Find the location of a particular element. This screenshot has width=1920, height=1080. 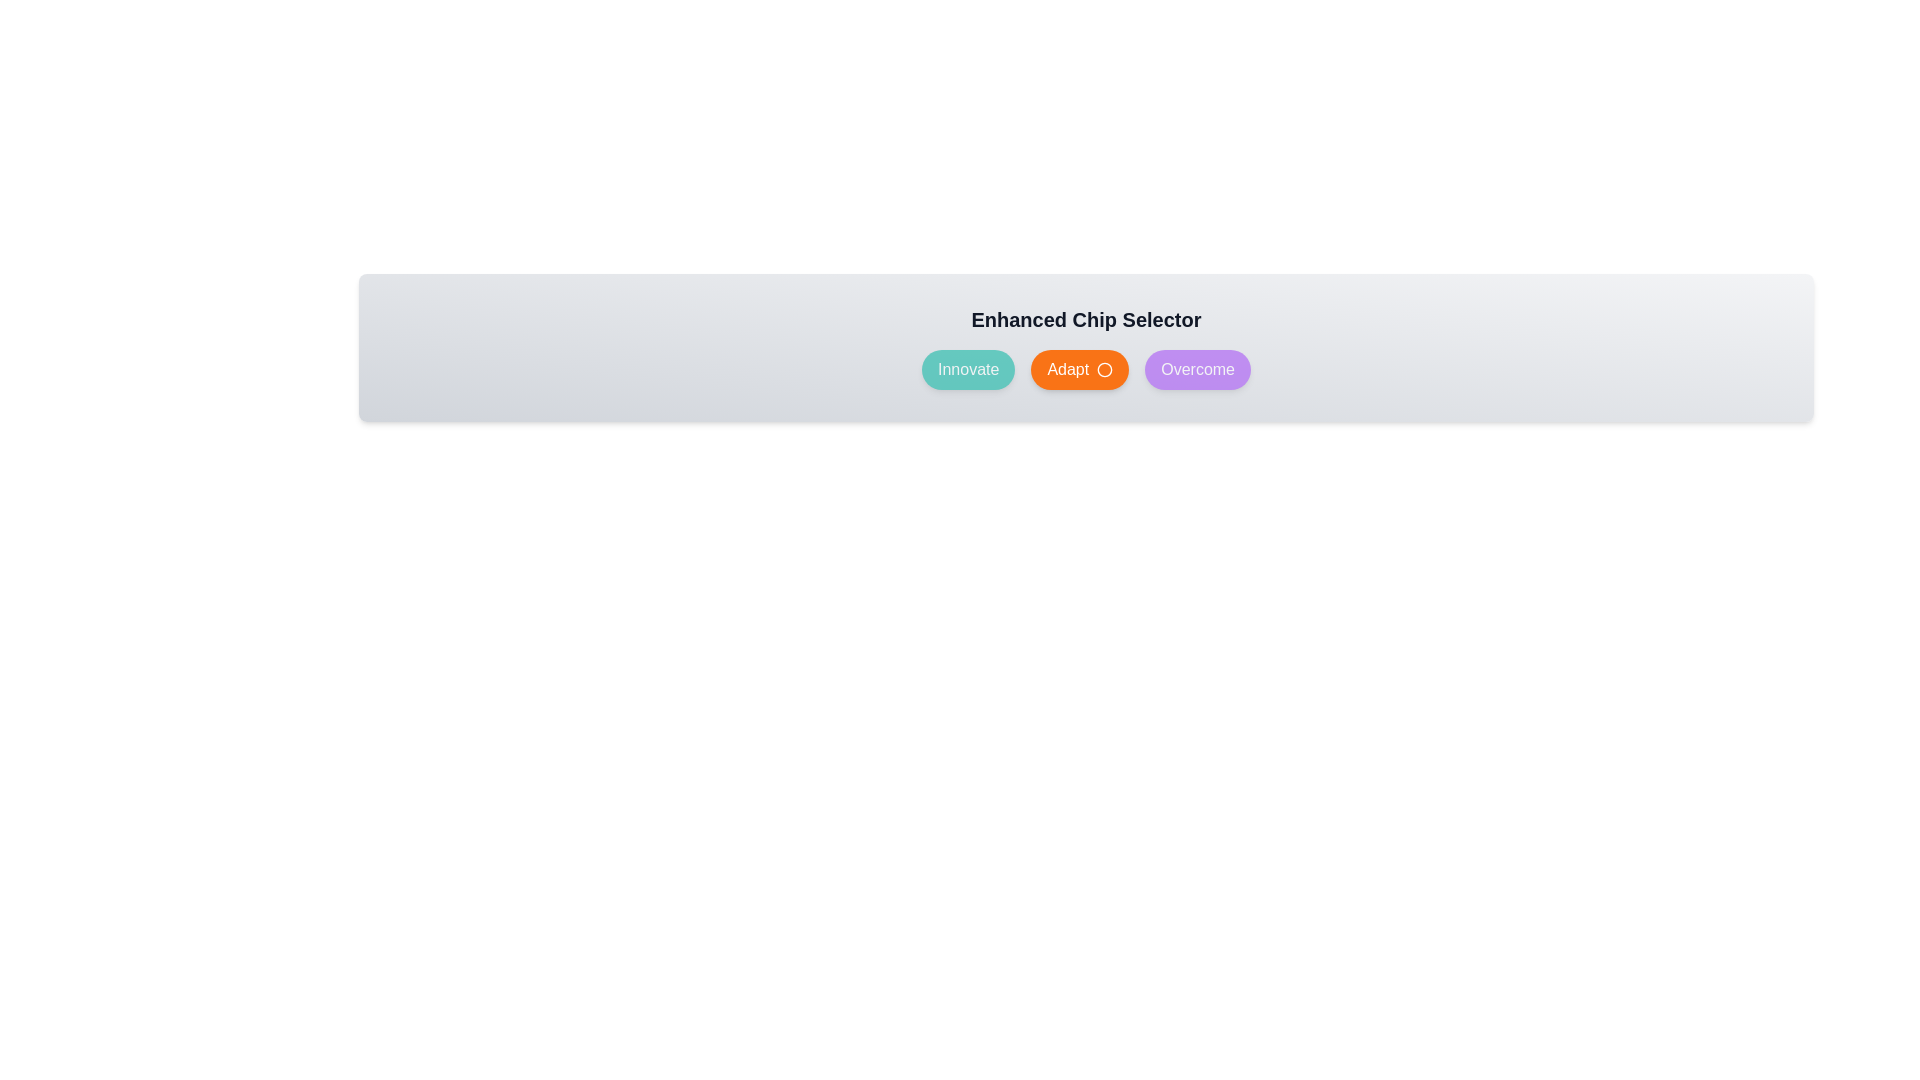

the chip labeled Overcome is located at coordinates (1198, 370).